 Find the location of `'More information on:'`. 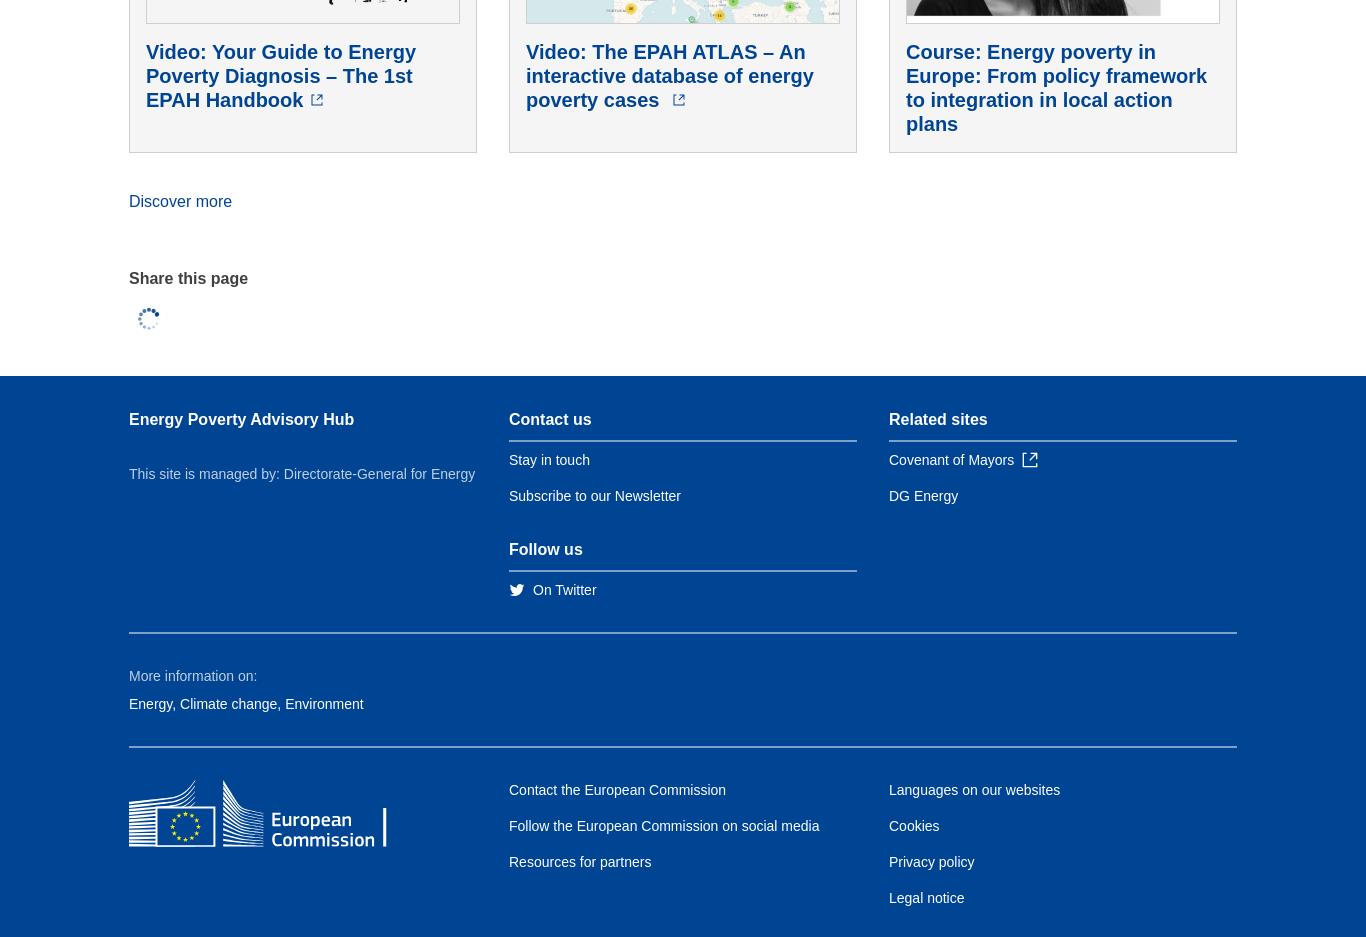

'More information on:' is located at coordinates (192, 674).